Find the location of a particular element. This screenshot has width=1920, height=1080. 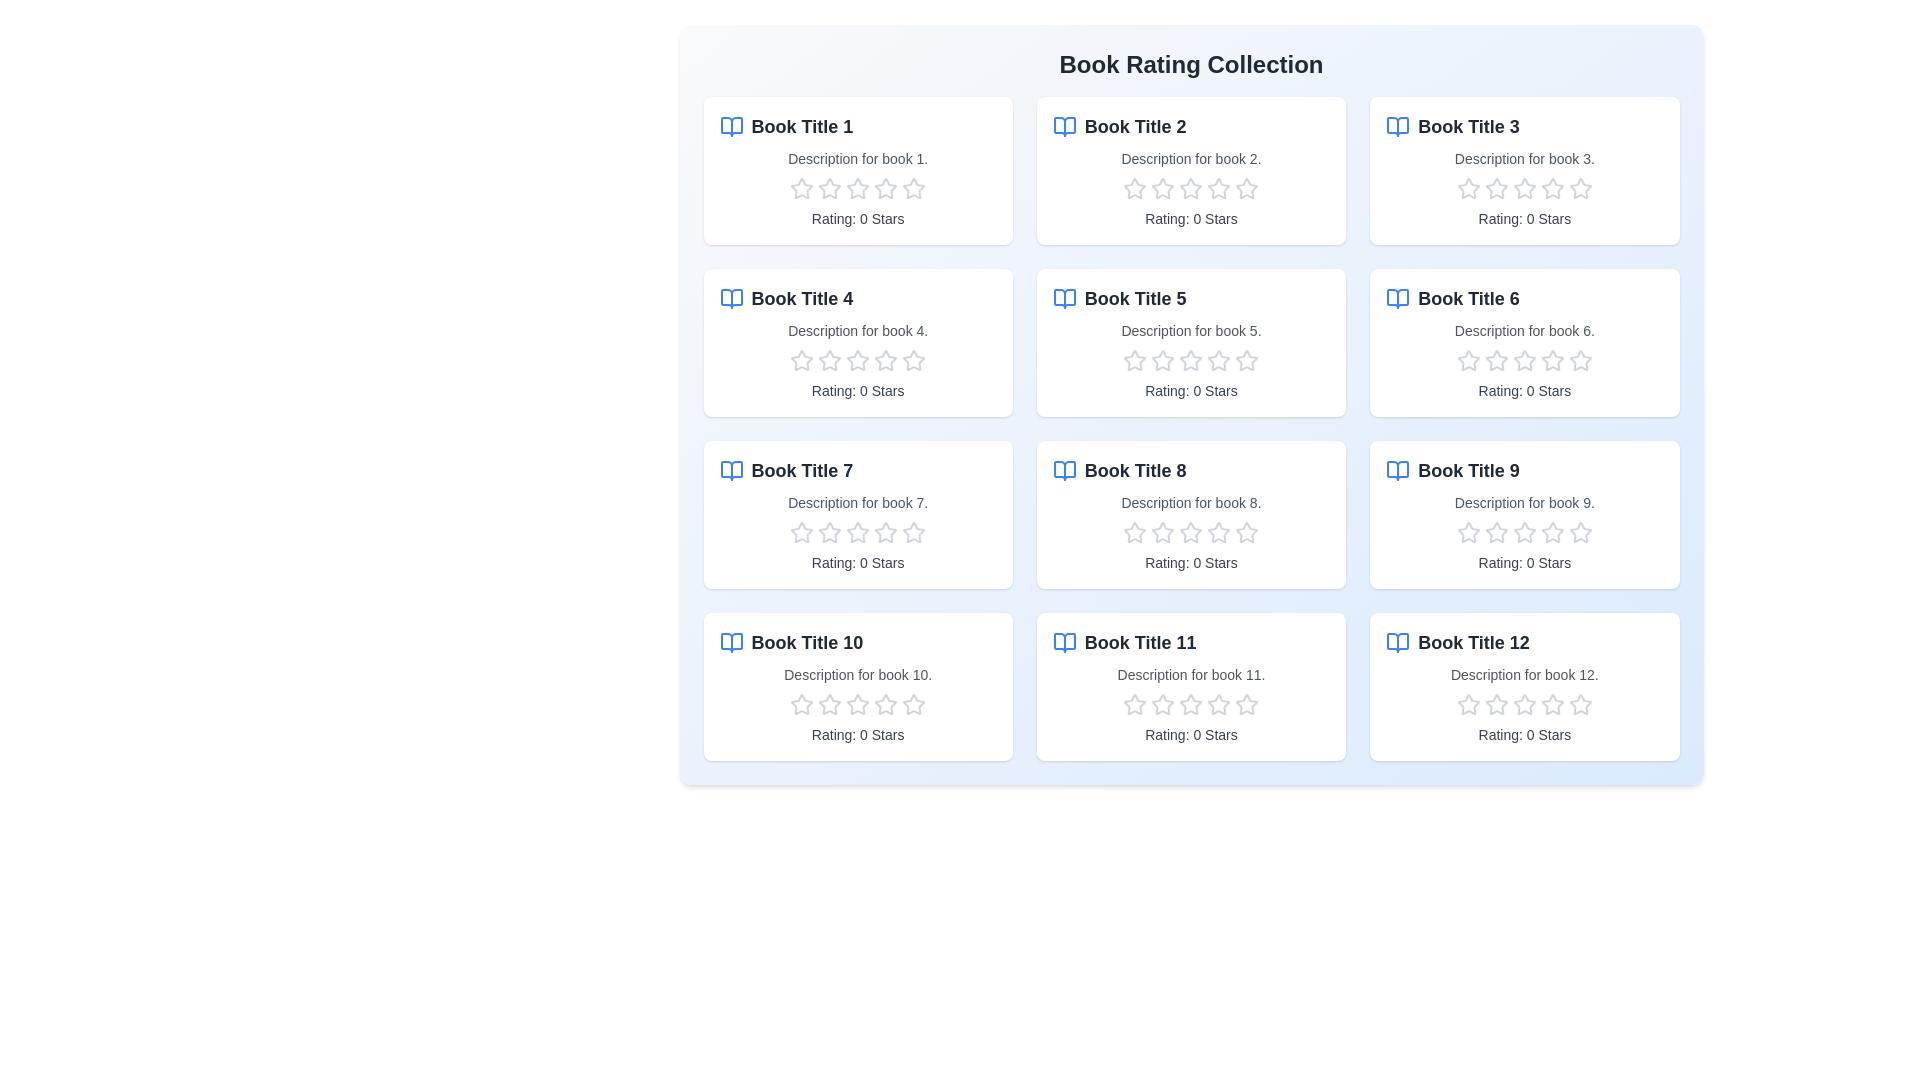

the rating of a book to 1 stars by clicking on the corresponding star in the book's rating section is located at coordinates (802, 189).